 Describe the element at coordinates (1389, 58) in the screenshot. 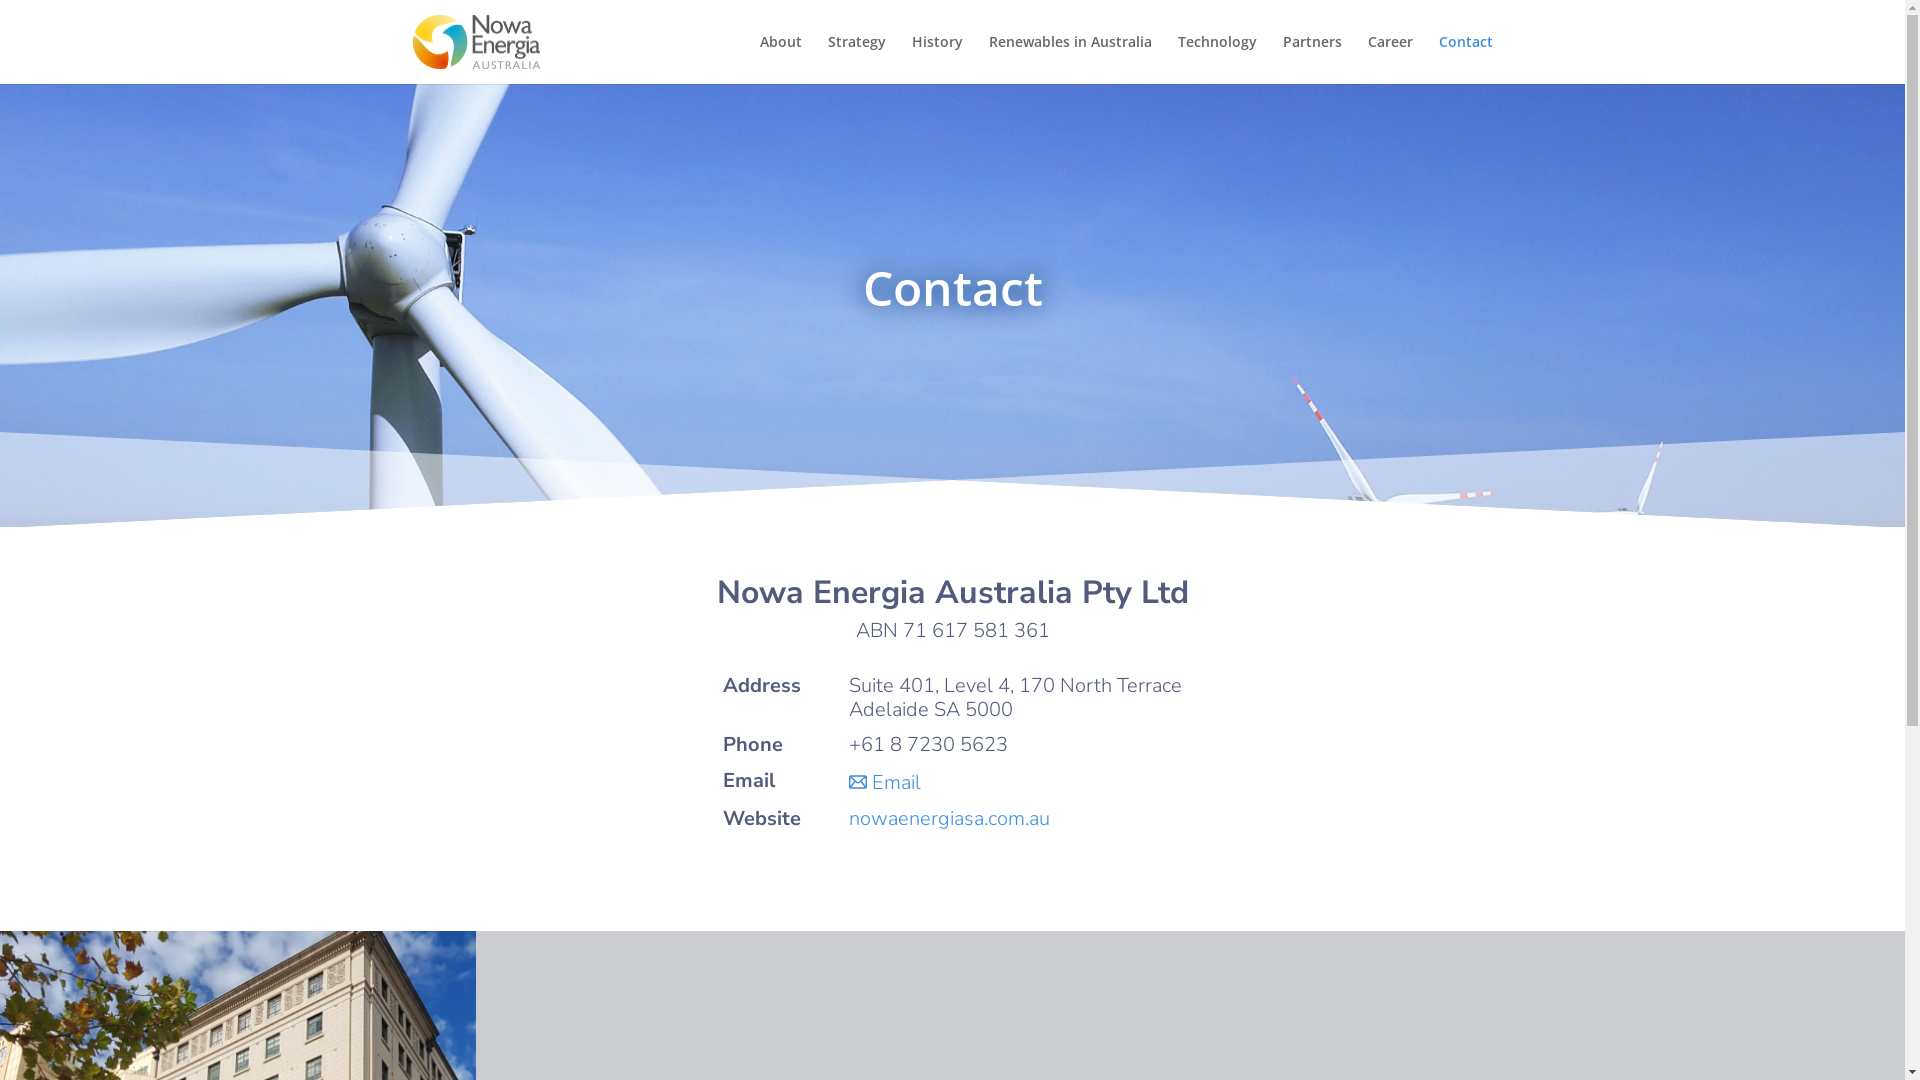

I see `'Career'` at that location.